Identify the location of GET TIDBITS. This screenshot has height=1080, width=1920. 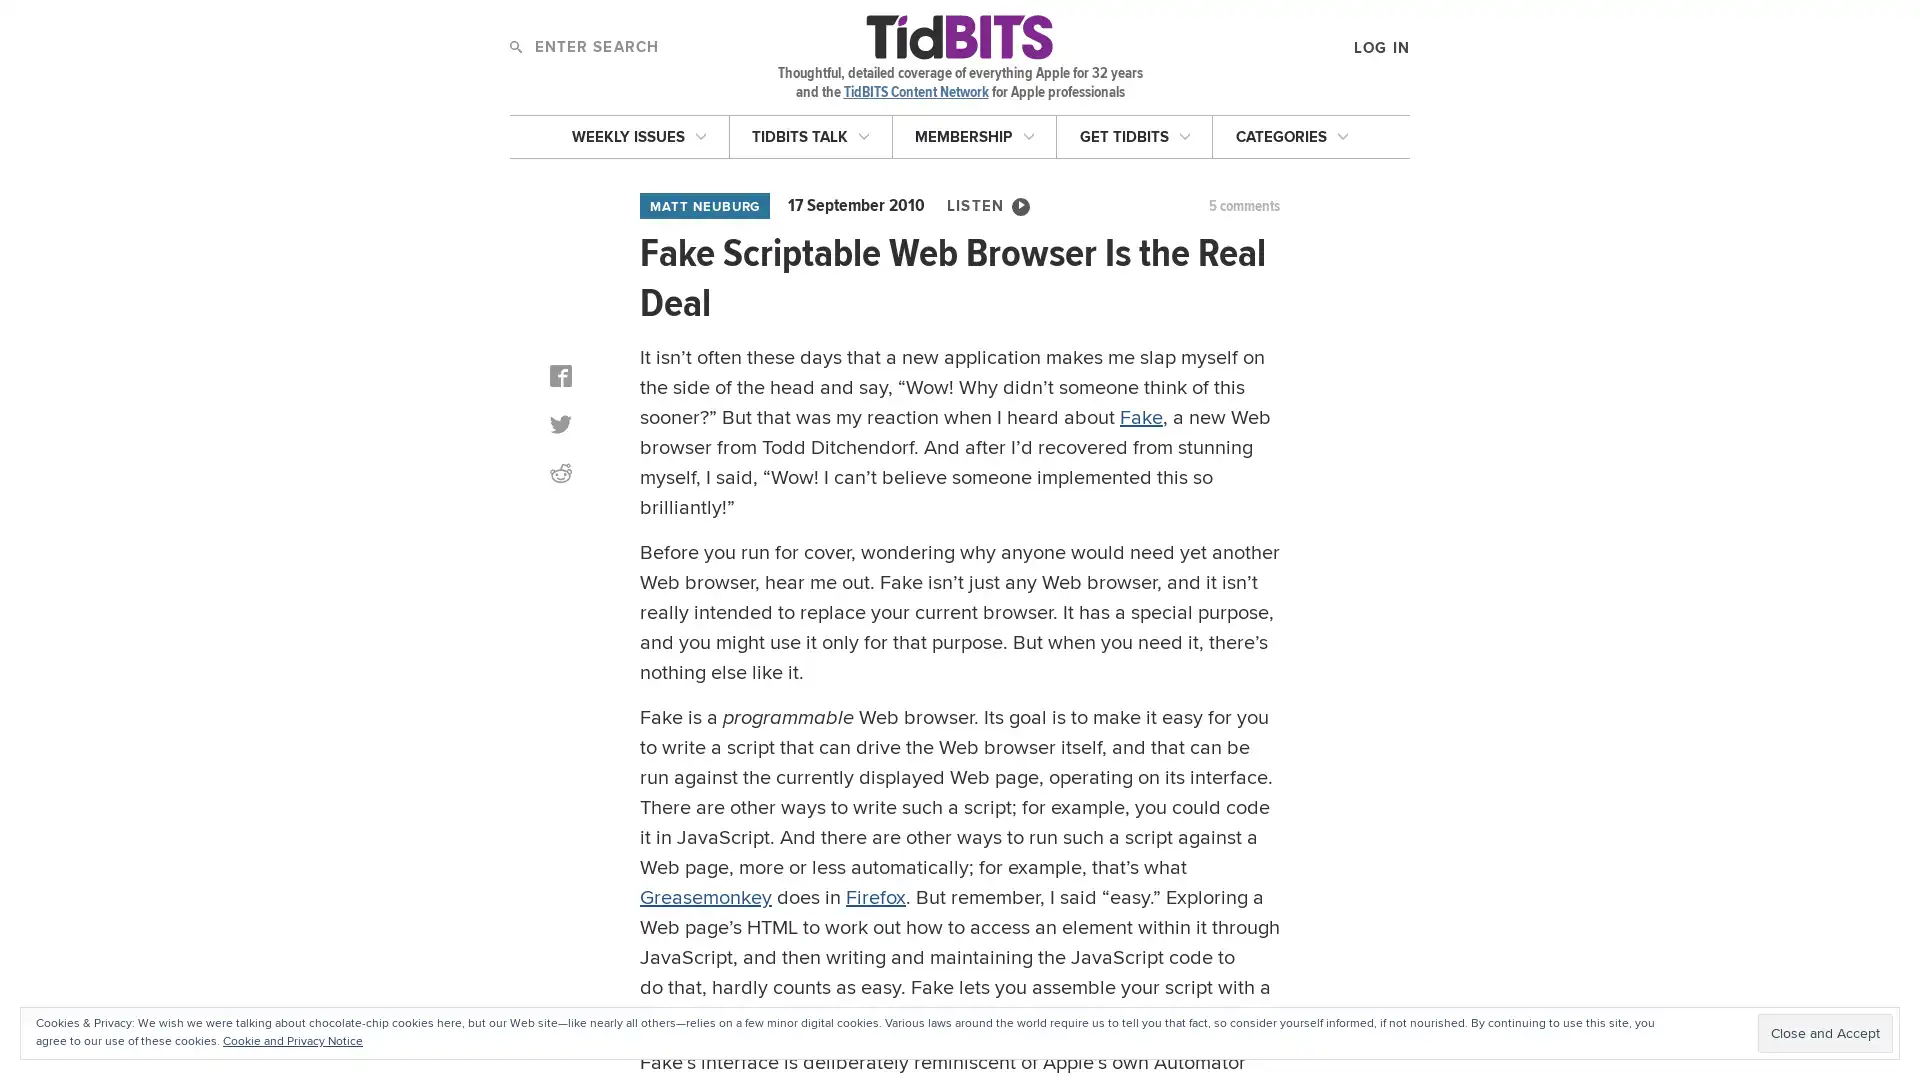
(1134, 135).